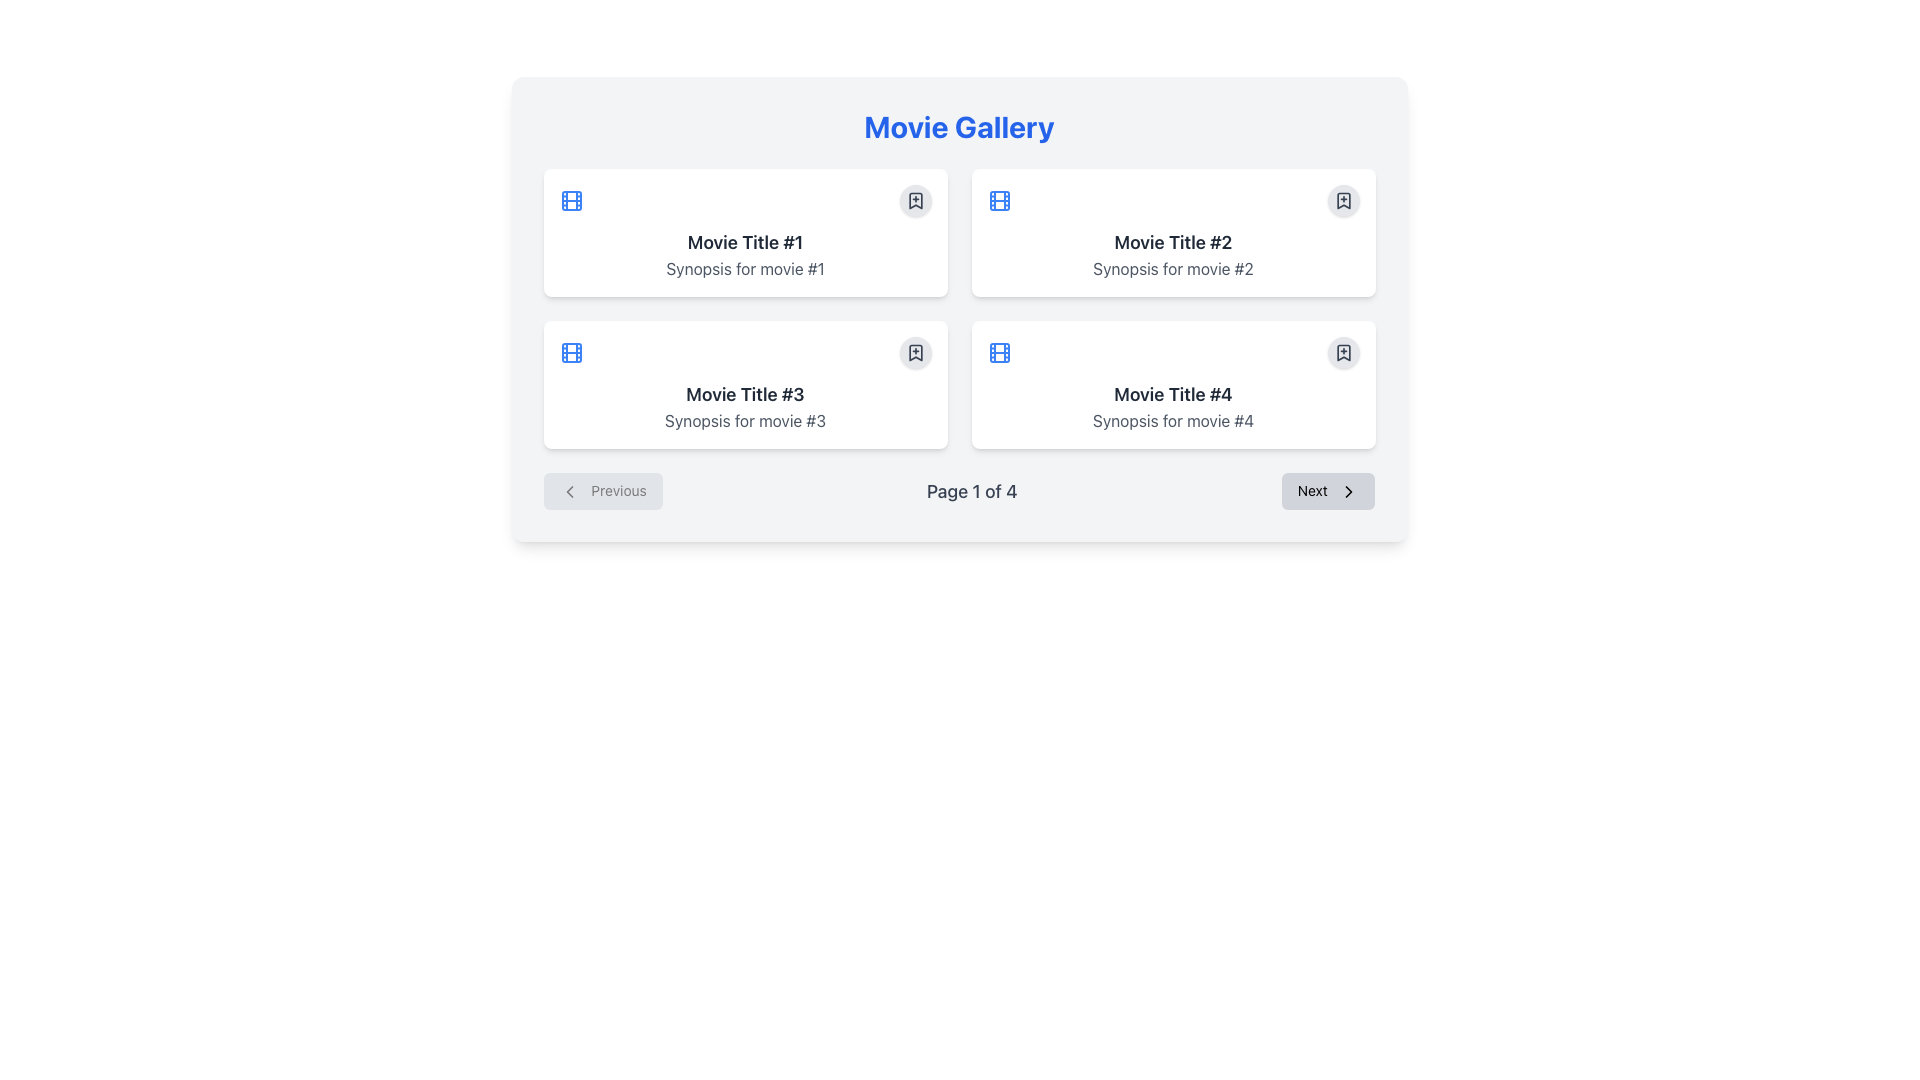 The height and width of the screenshot is (1080, 1920). I want to click on static text label that serves as the title of the movie in the first title card of the grid view, located in the top left quadrant above the synopsis text, so click(744, 242).